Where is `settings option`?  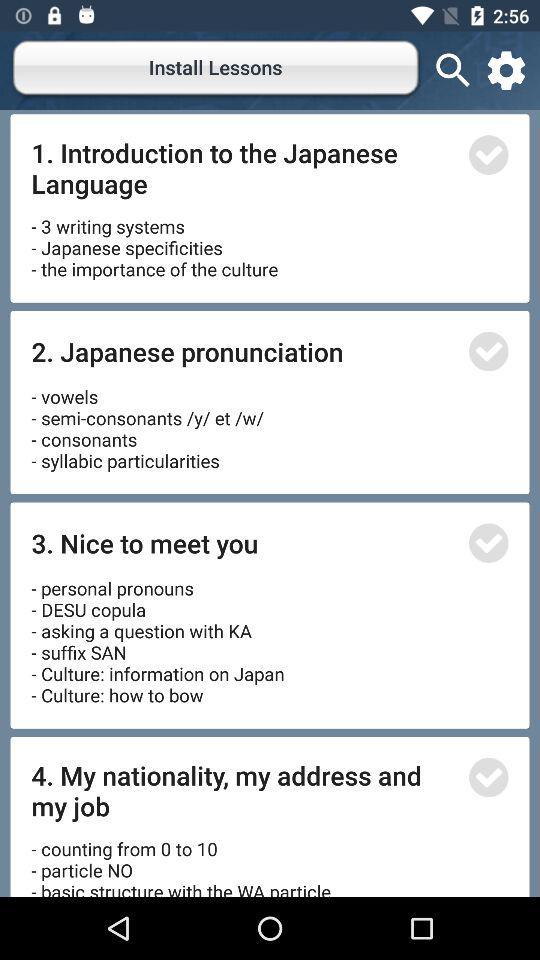
settings option is located at coordinates (505, 70).